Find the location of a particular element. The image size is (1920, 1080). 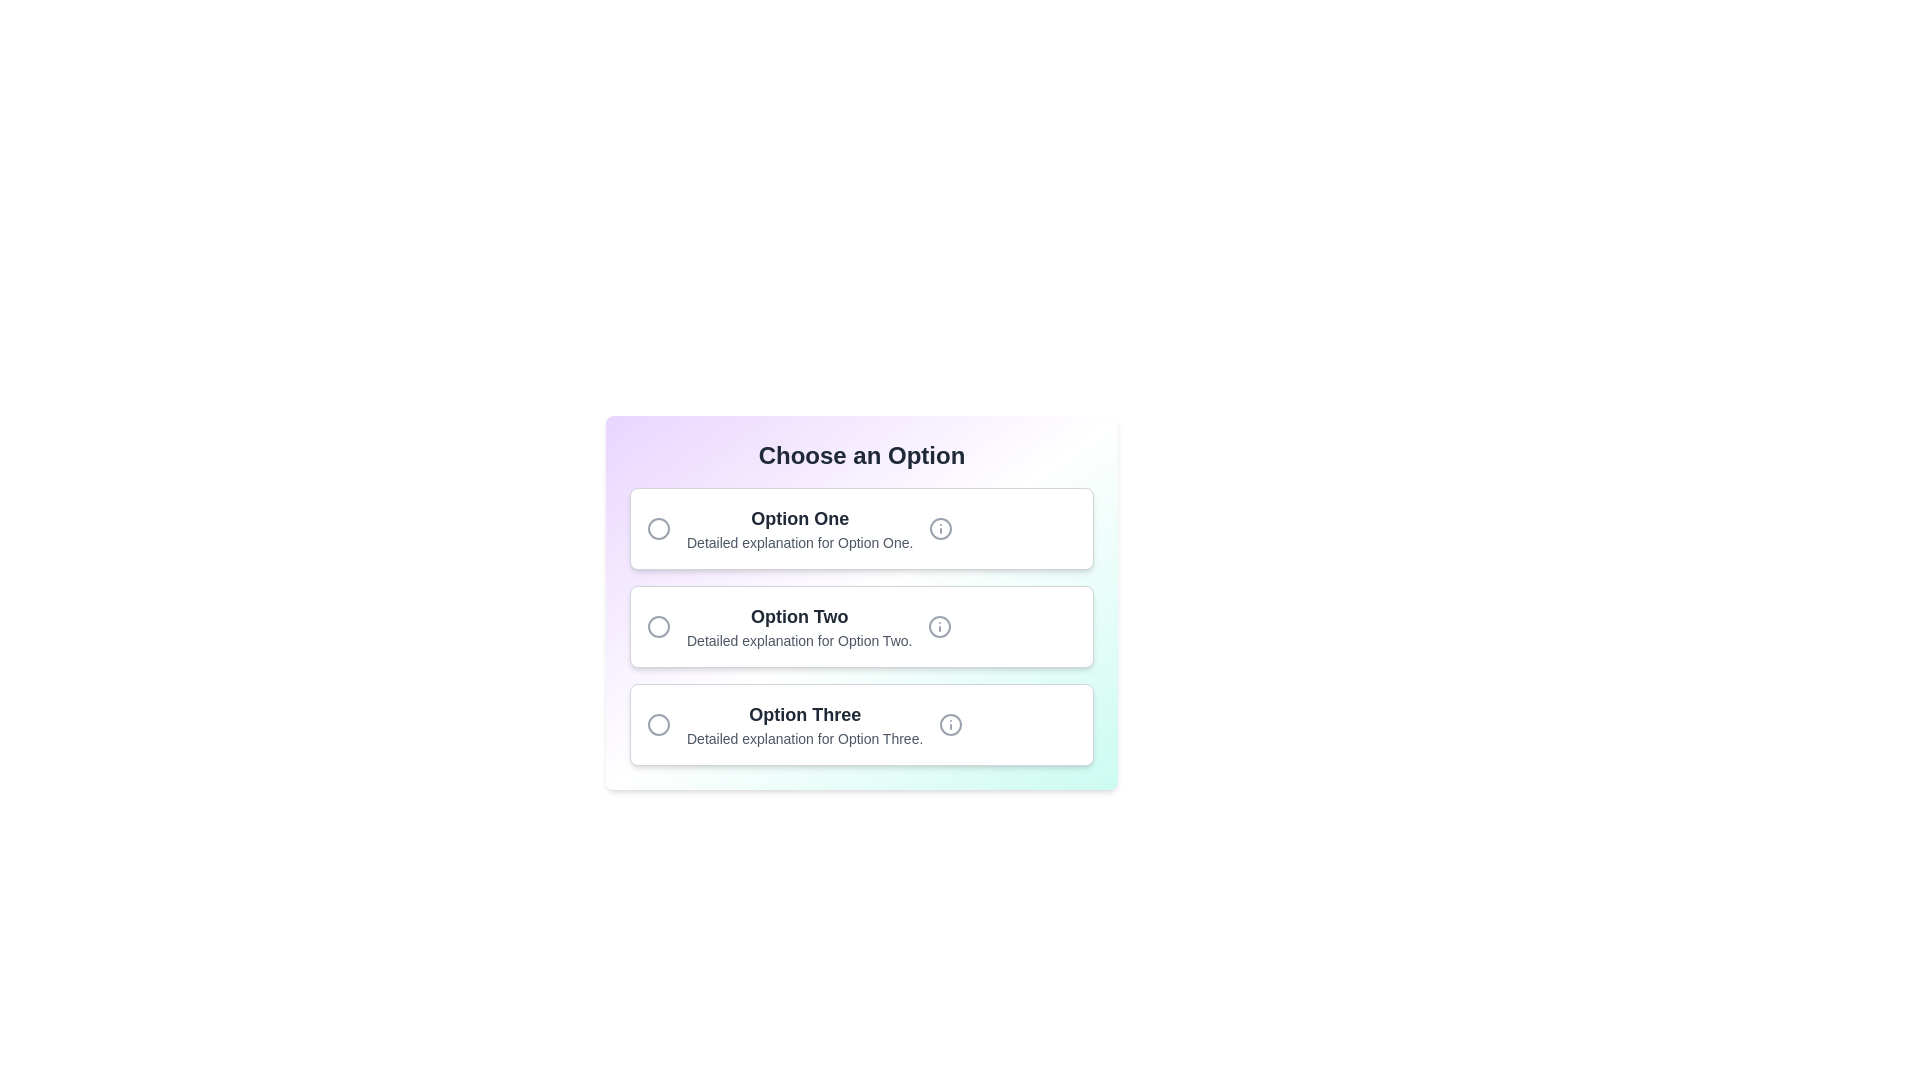

the text description located directly beneath the bold title 'Option Two' in the multi-choice selector interface is located at coordinates (798, 640).